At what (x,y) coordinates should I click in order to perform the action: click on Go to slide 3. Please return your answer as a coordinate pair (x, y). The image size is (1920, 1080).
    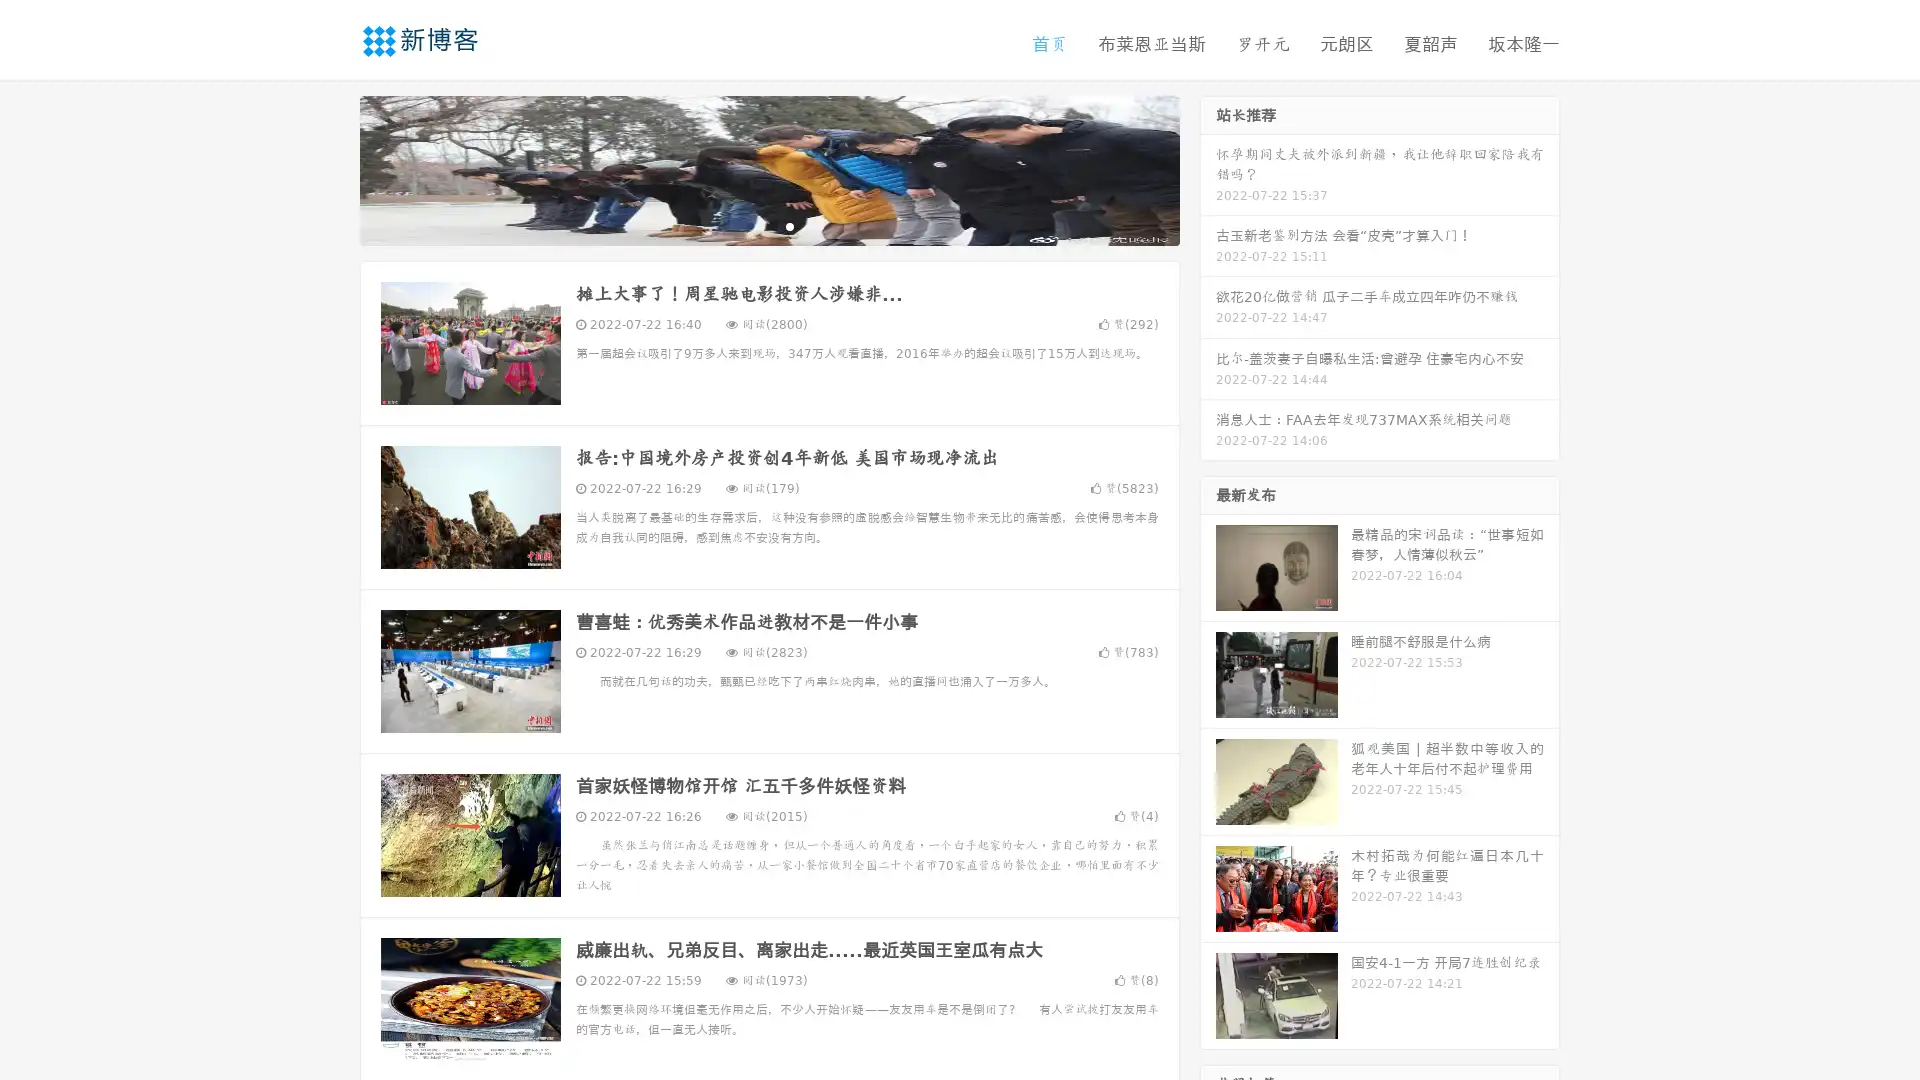
    Looking at the image, I should click on (789, 225).